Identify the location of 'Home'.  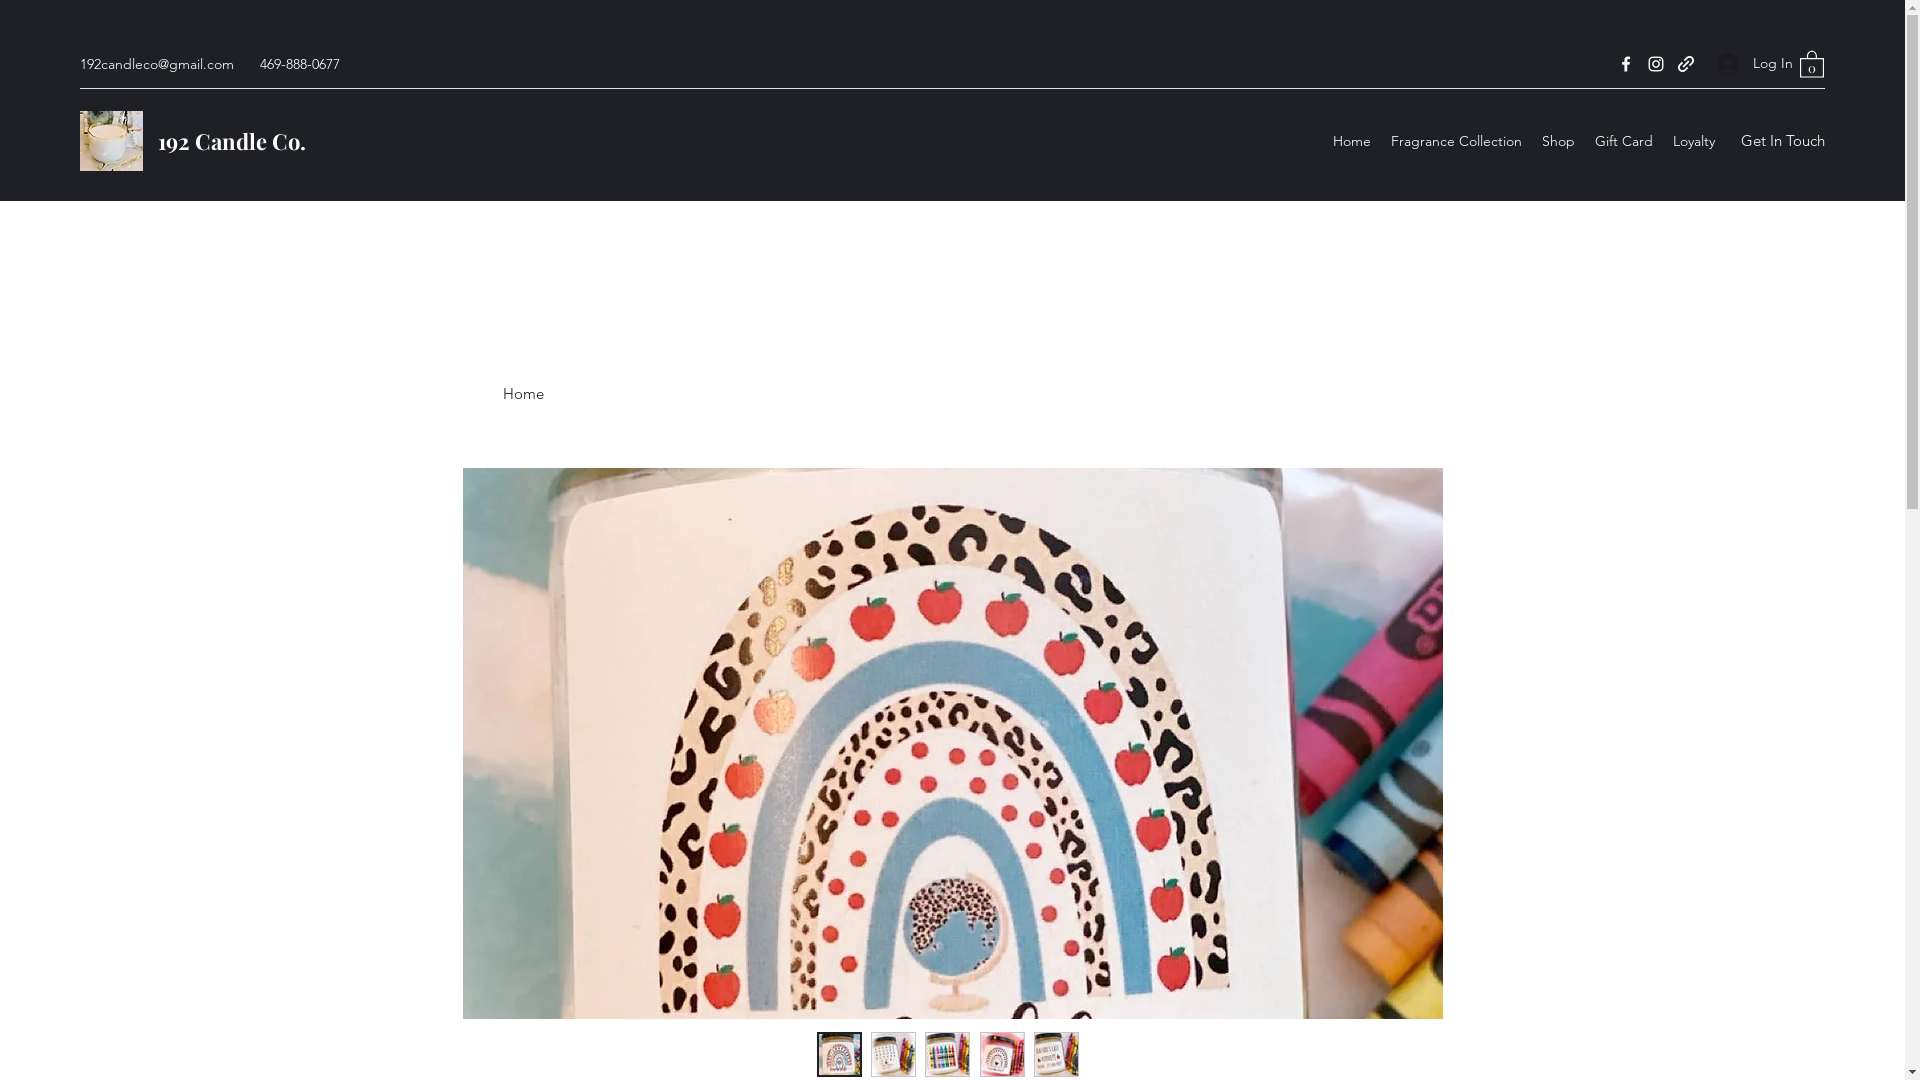
(1323, 140).